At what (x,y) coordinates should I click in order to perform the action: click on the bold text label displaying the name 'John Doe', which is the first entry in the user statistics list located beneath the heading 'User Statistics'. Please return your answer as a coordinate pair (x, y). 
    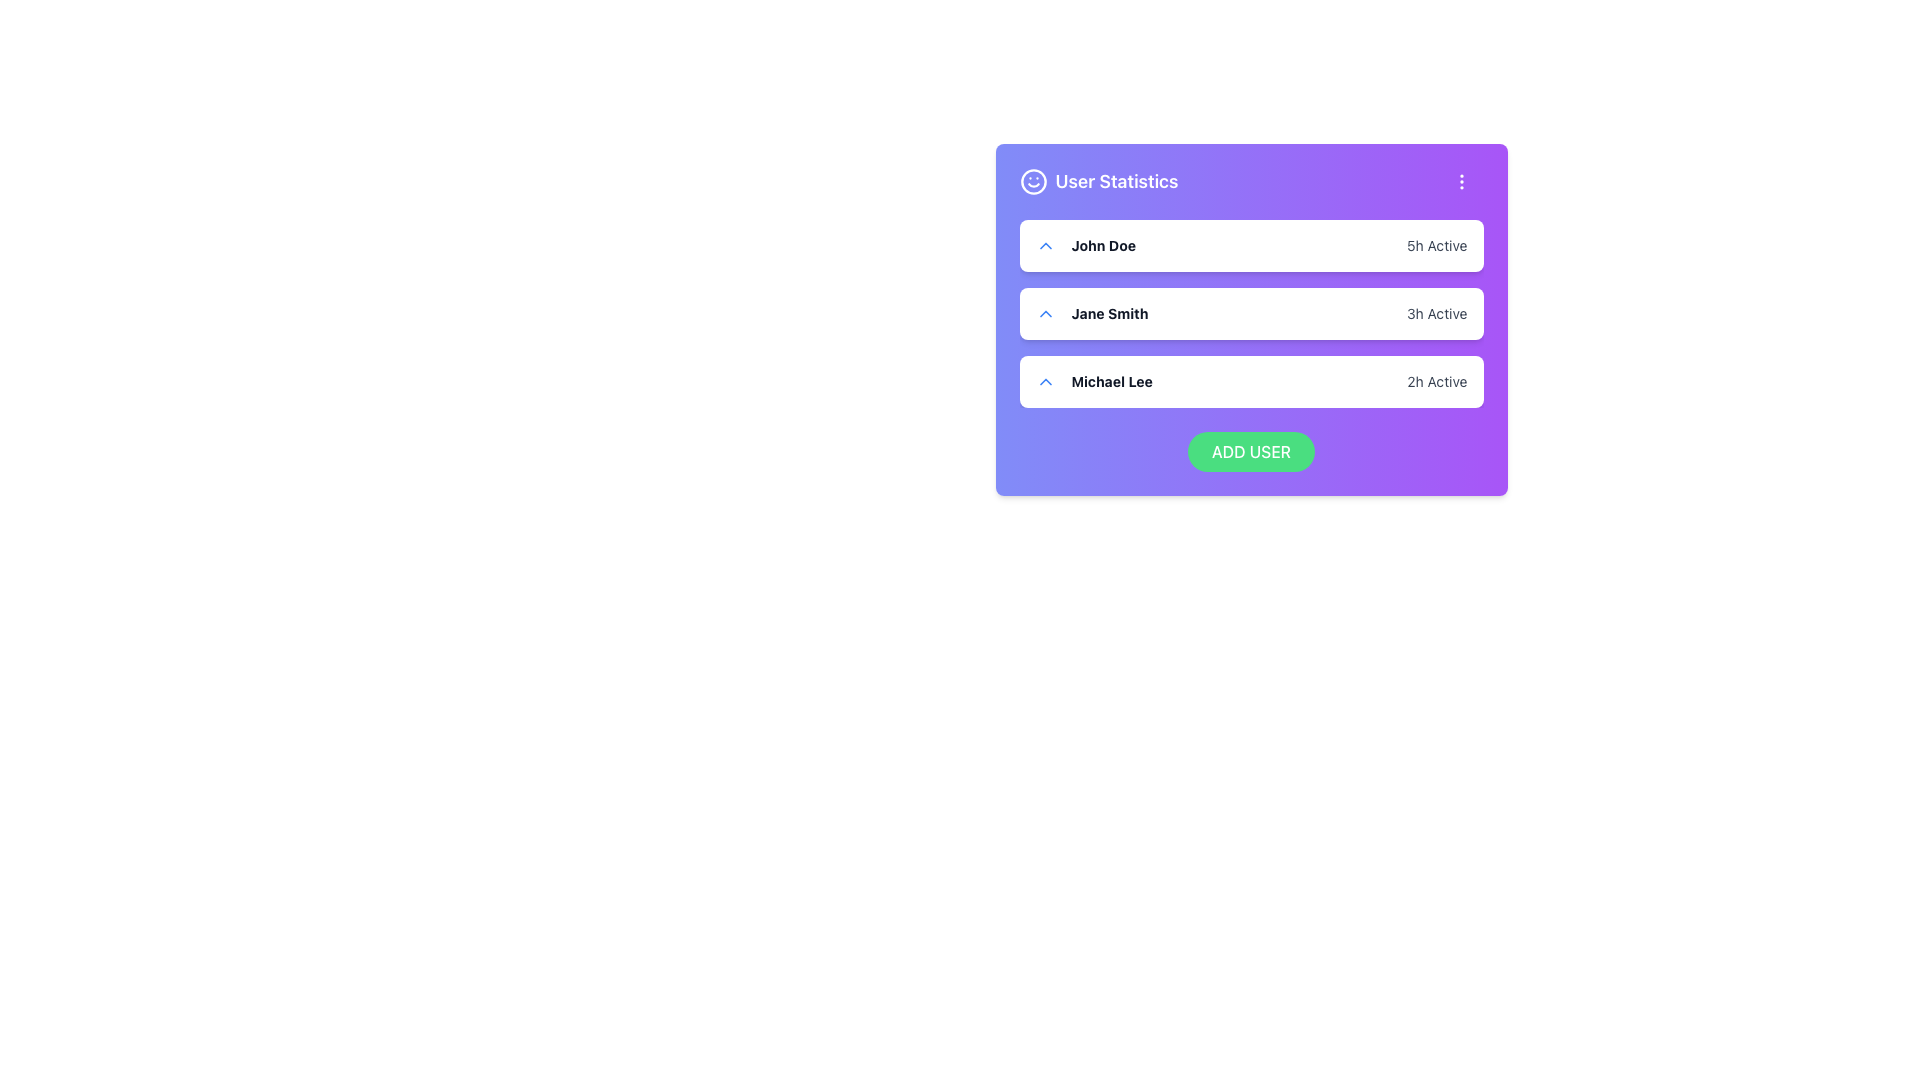
    Looking at the image, I should click on (1102, 245).